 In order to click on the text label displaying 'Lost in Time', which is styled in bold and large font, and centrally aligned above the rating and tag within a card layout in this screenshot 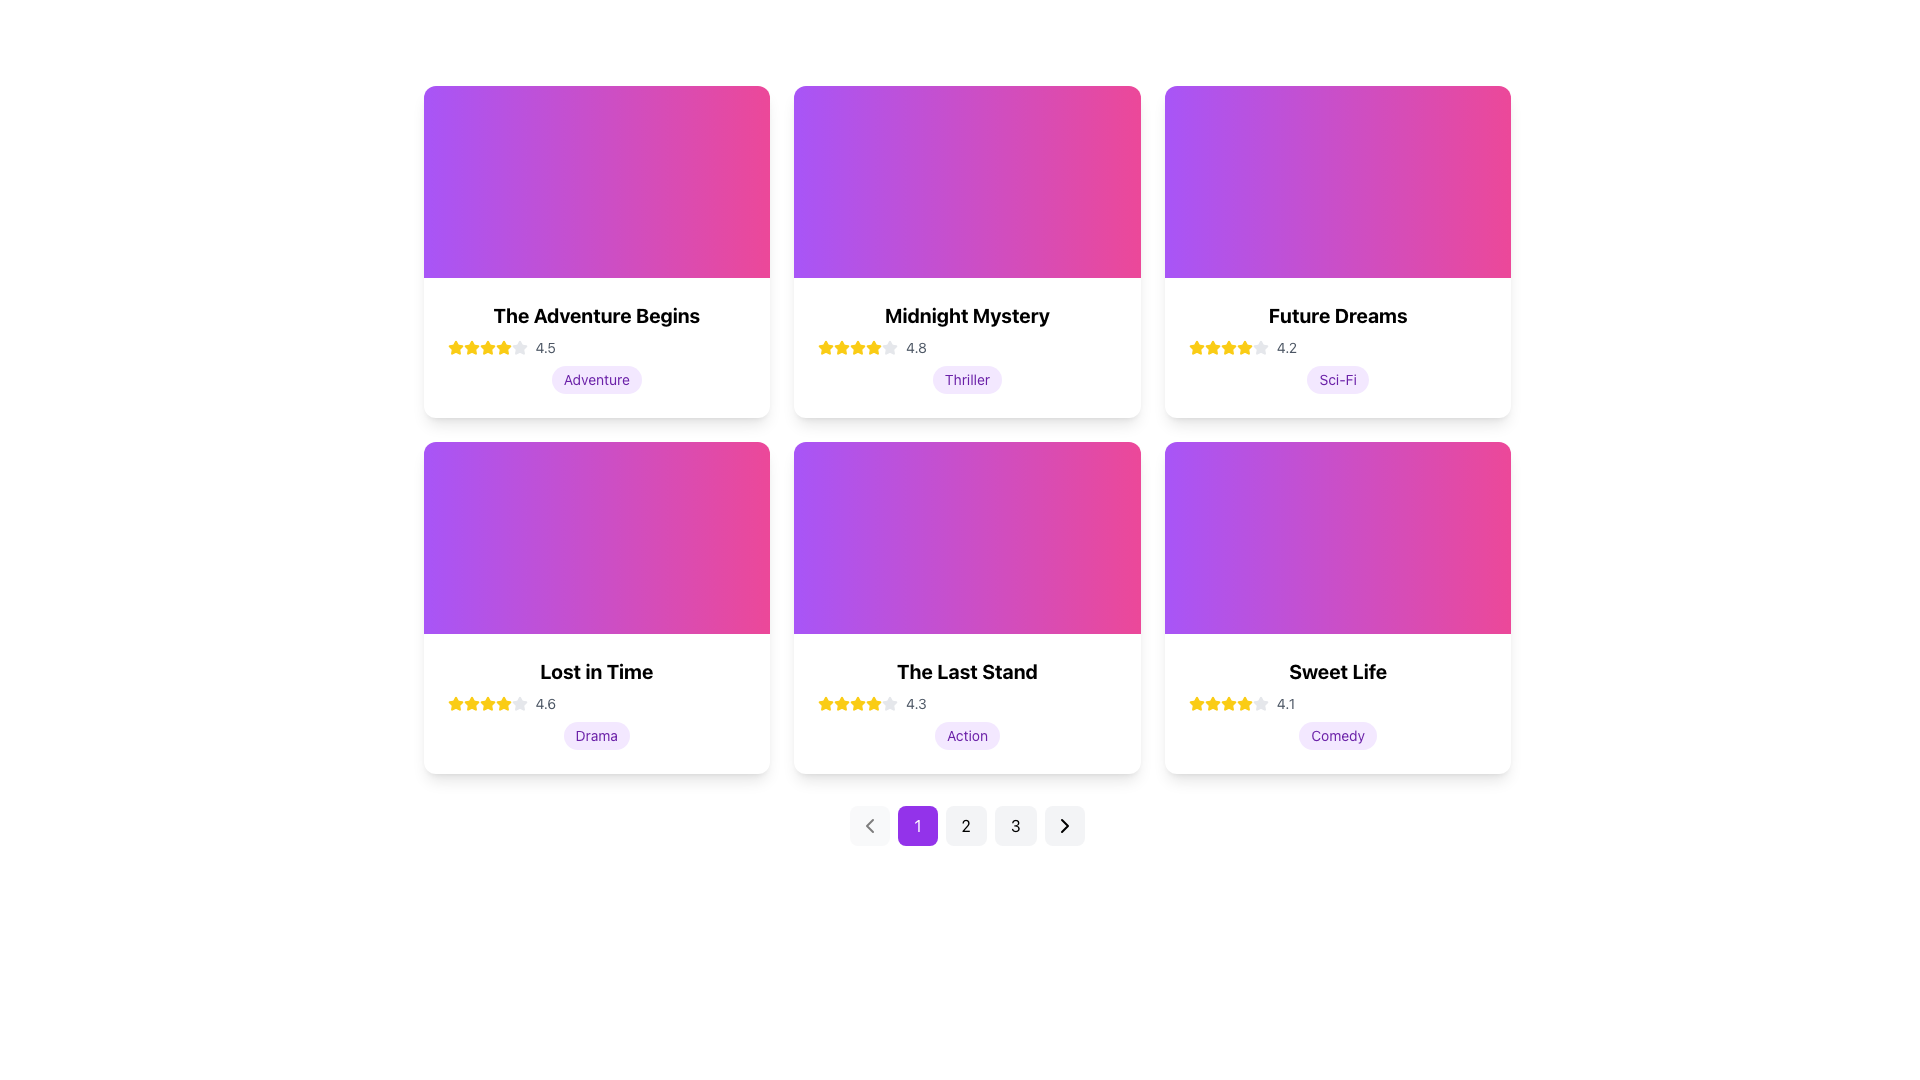, I will do `click(595, 671)`.